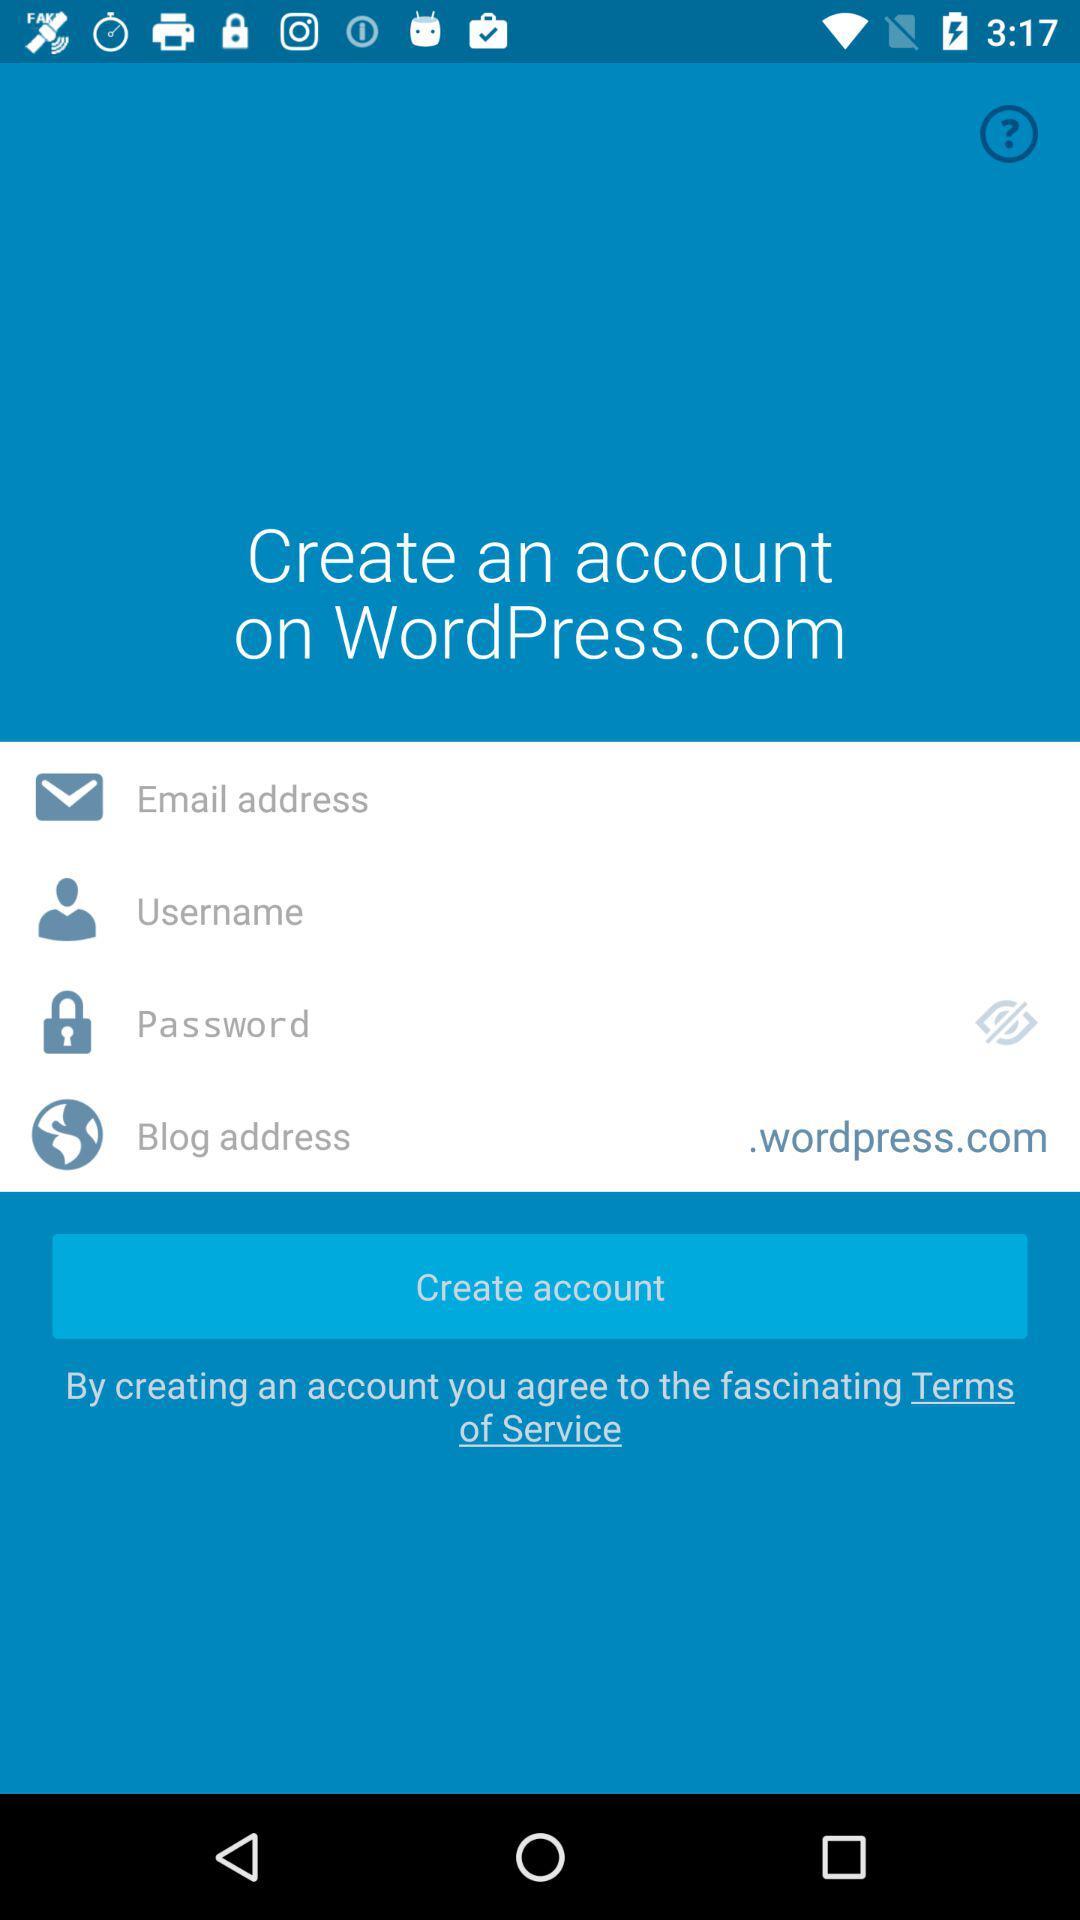  I want to click on open text box for email address, so click(591, 796).